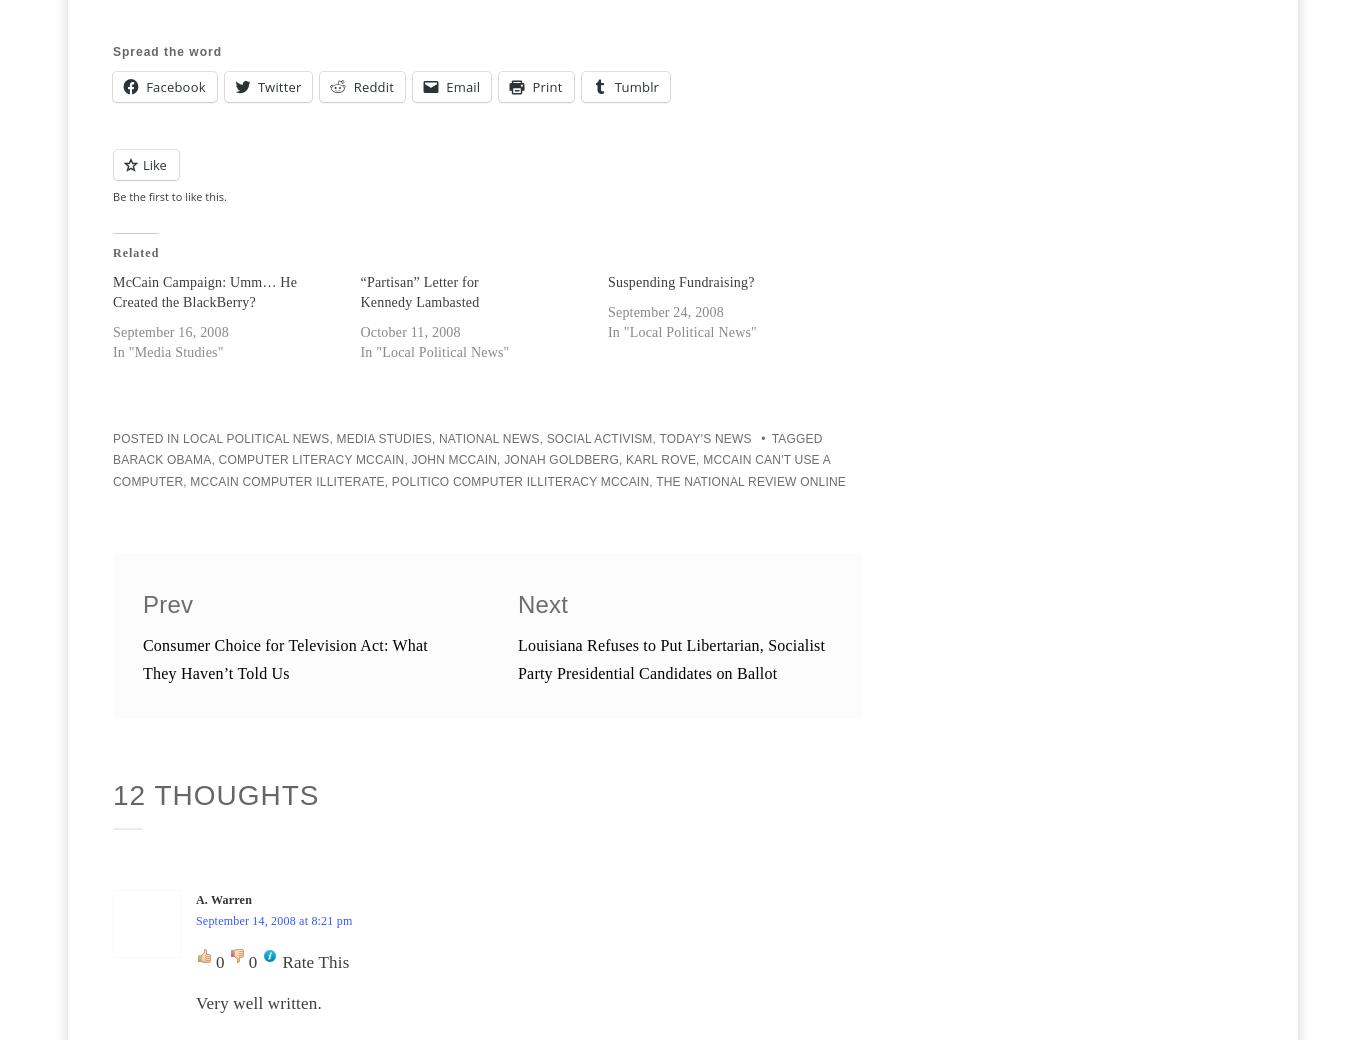 This screenshot has width=1366, height=1040. What do you see at coordinates (284, 659) in the screenshot?
I see `'Consumer Choice for Television Act: What They Haven’t Told Us'` at bounding box center [284, 659].